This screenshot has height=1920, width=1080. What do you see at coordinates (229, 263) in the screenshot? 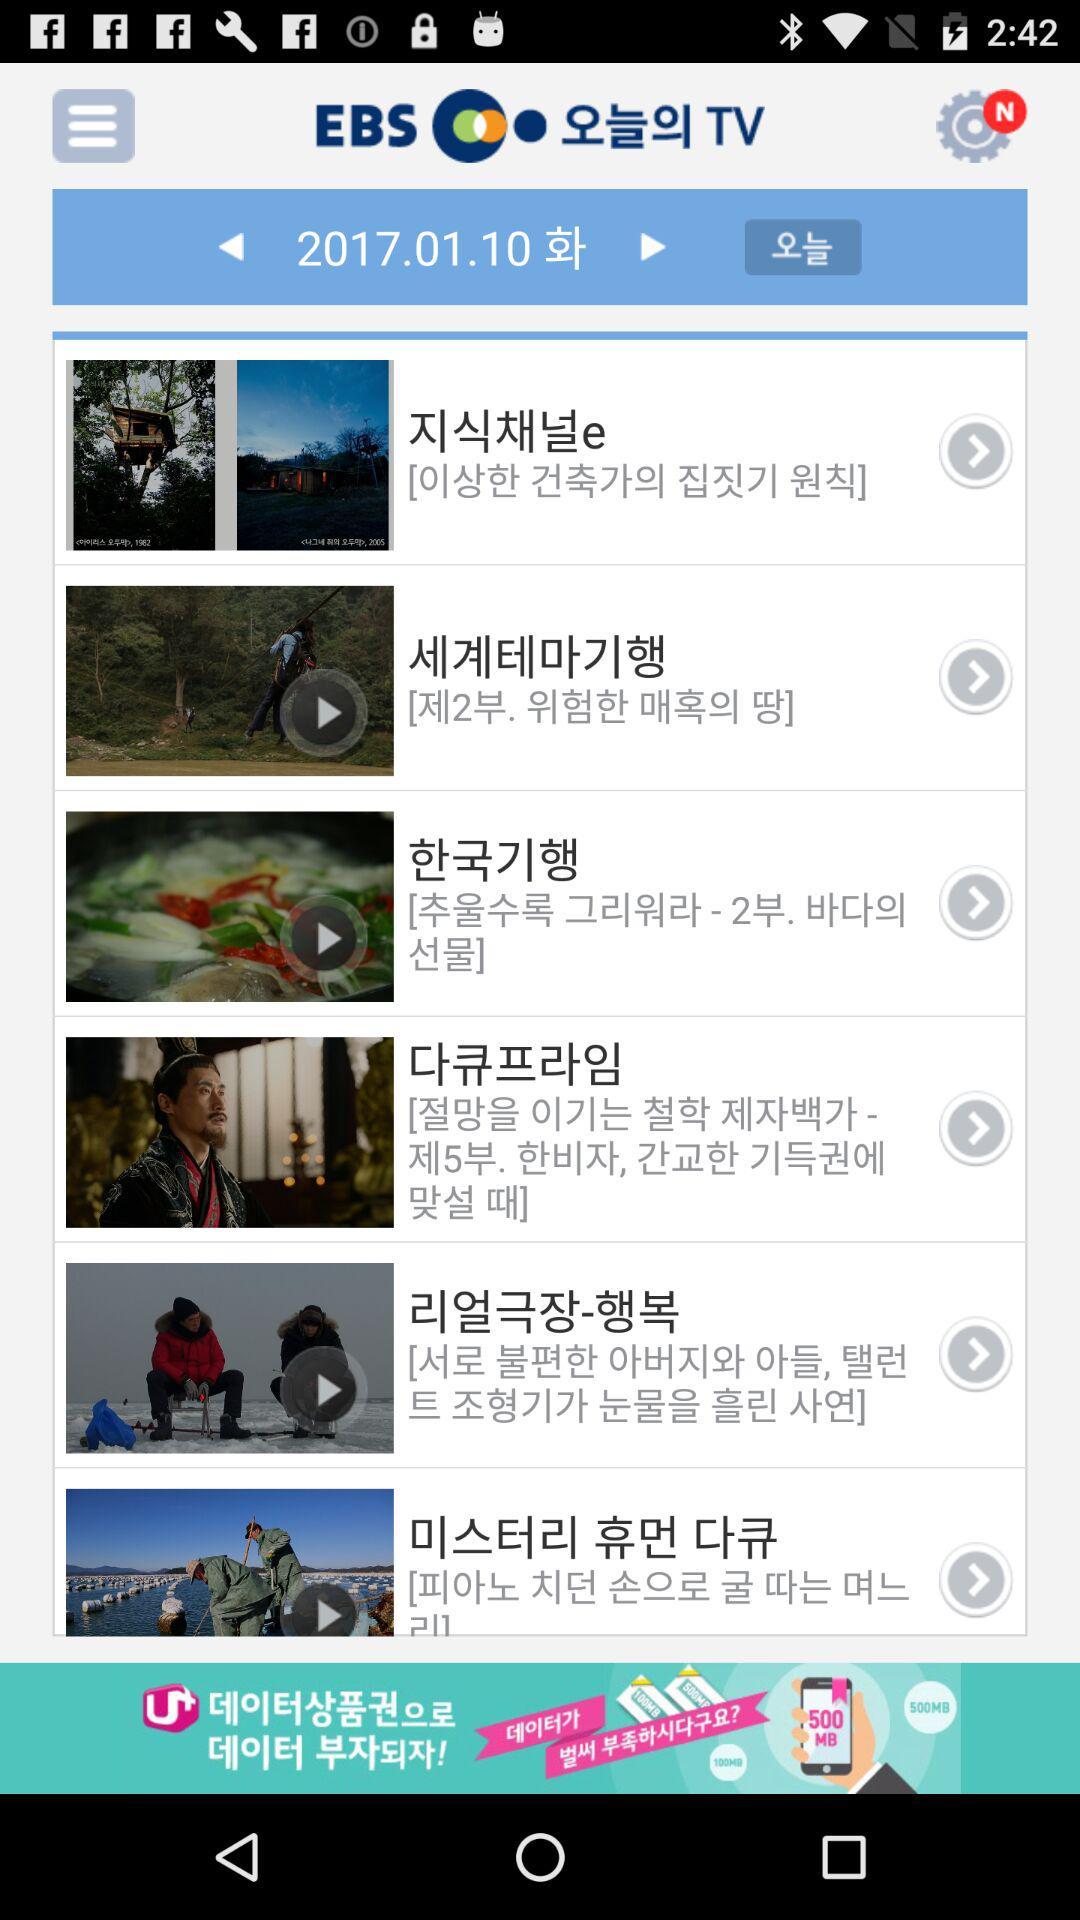
I see `the arrow_backward icon` at bounding box center [229, 263].